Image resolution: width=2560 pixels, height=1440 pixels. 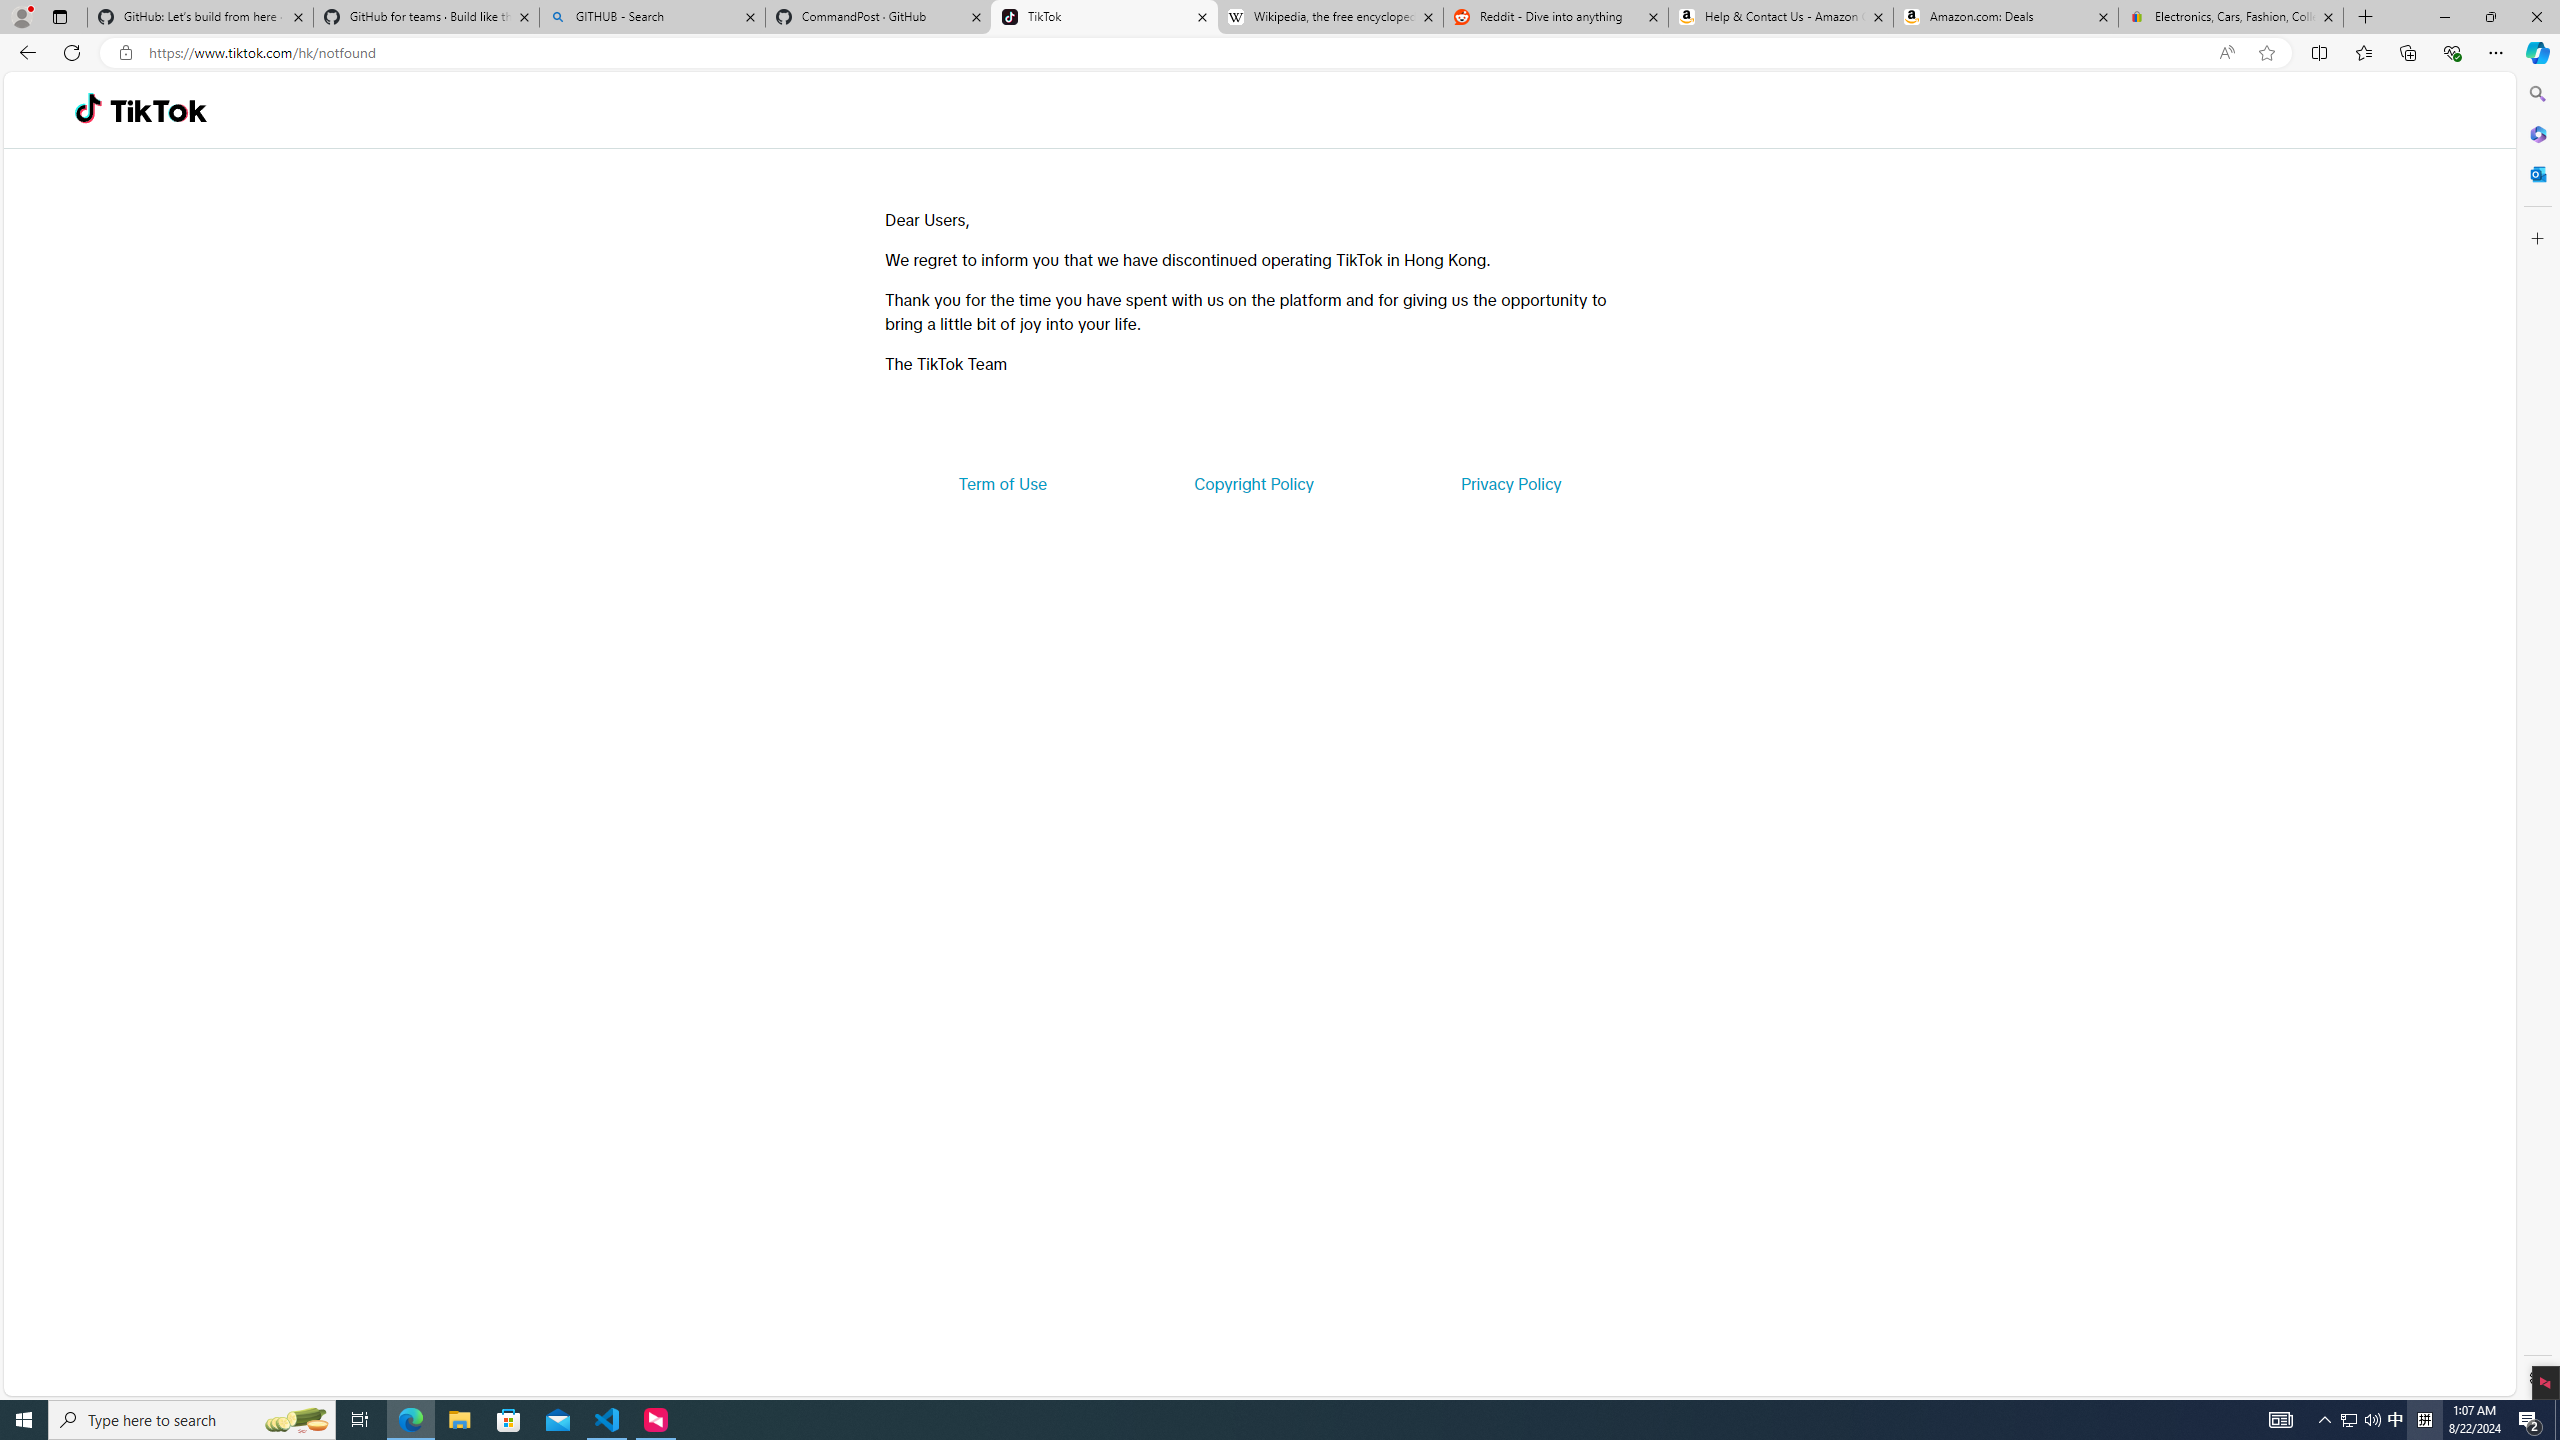 What do you see at coordinates (2537, 735) in the screenshot?
I see `'Side bar'` at bounding box center [2537, 735].